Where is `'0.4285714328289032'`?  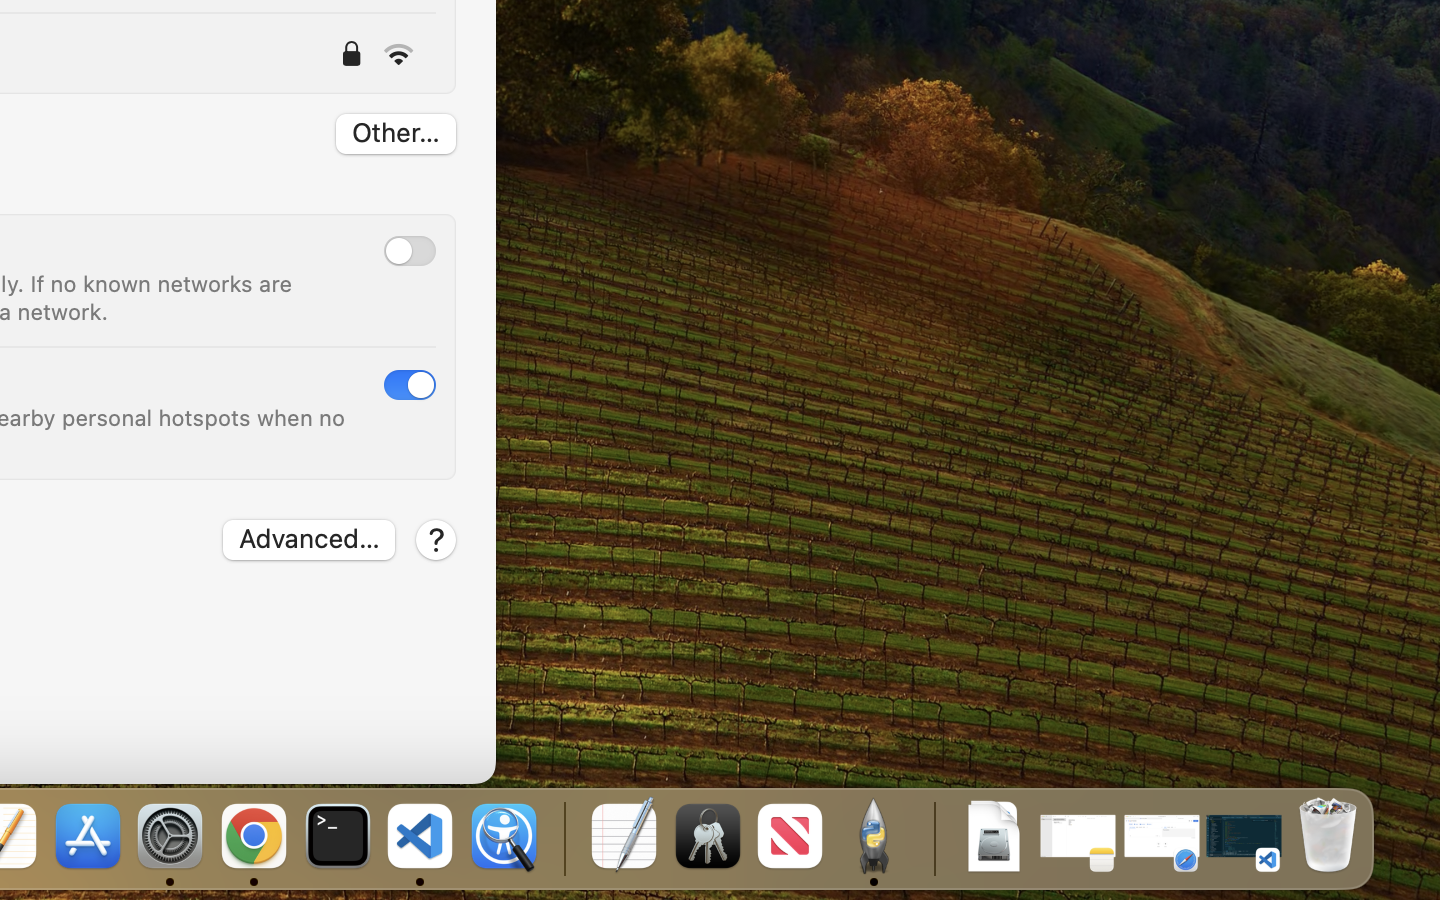 '0.4285714328289032' is located at coordinates (562, 837).